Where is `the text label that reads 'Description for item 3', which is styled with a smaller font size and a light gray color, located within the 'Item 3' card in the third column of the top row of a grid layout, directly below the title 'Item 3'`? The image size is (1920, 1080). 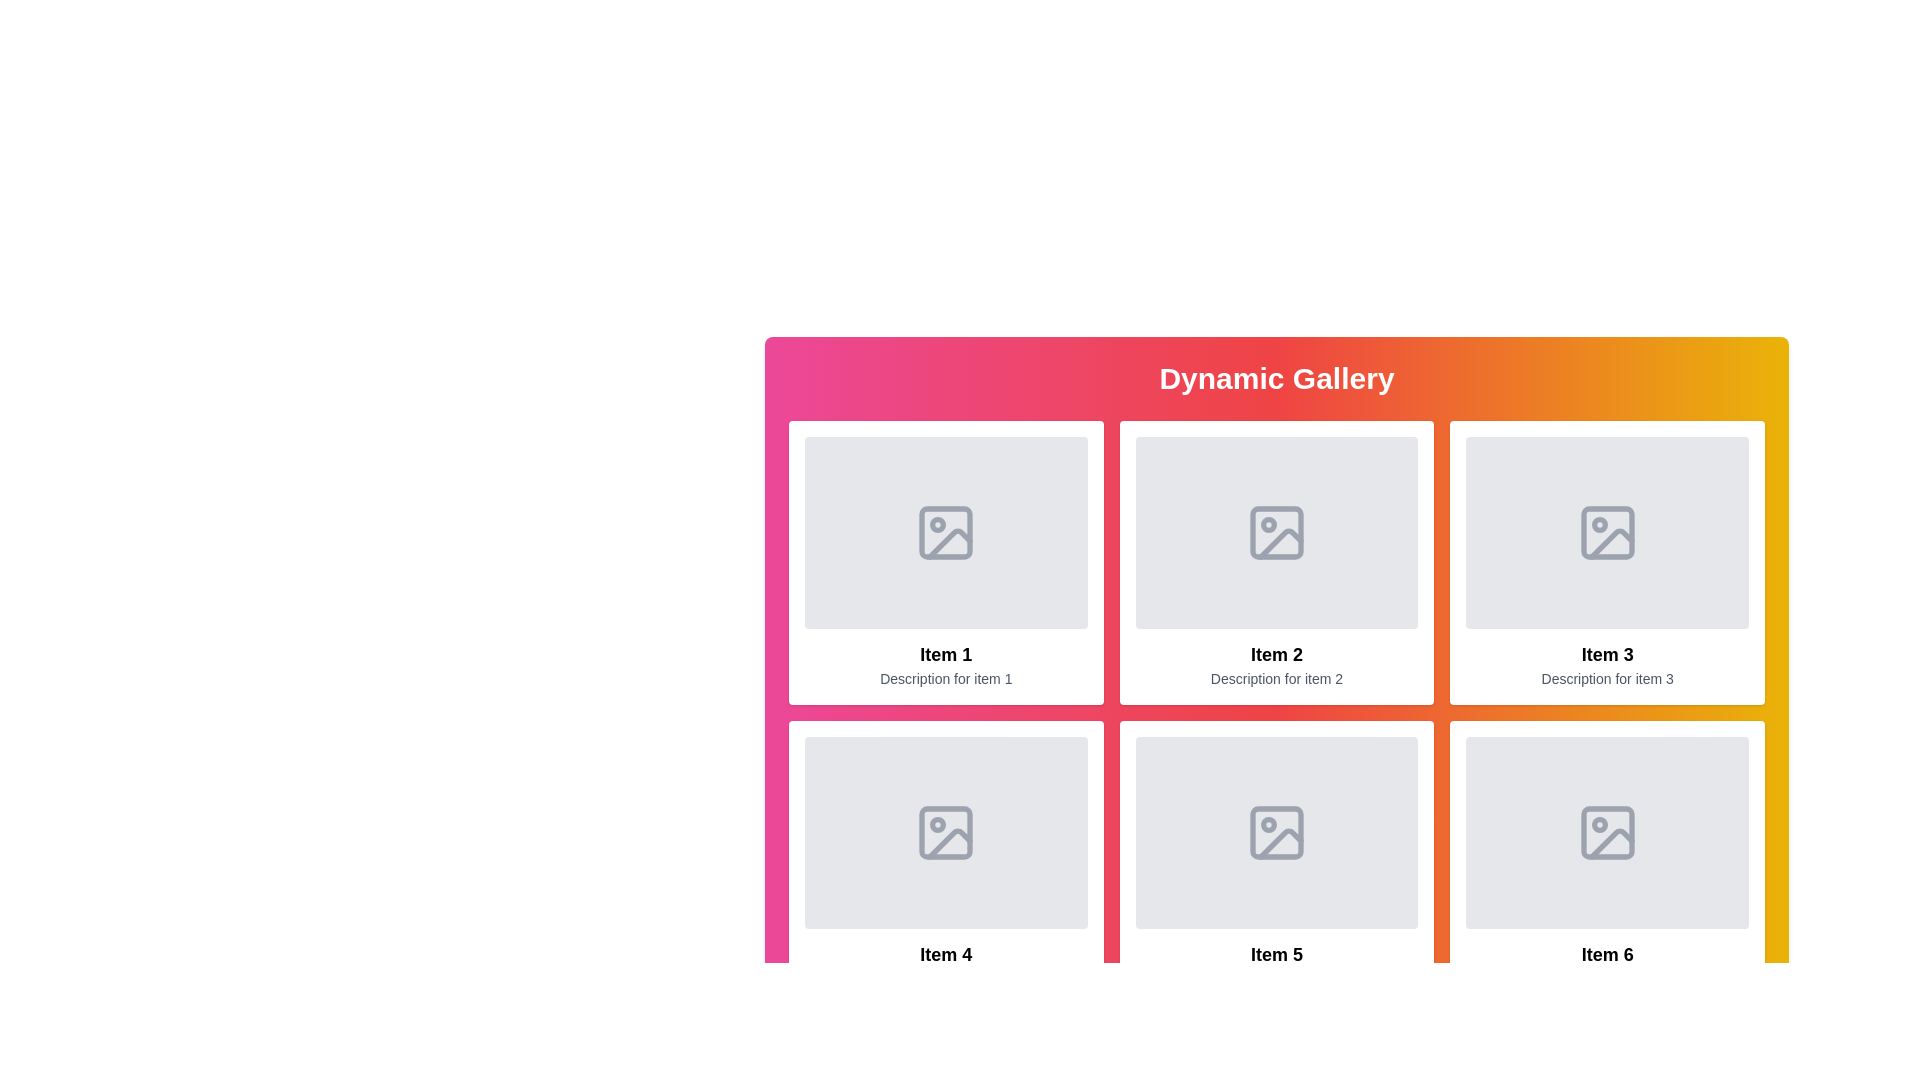 the text label that reads 'Description for item 3', which is styled with a smaller font size and a light gray color, located within the 'Item 3' card in the third column of the top row of a grid layout, directly below the title 'Item 3' is located at coordinates (1607, 677).